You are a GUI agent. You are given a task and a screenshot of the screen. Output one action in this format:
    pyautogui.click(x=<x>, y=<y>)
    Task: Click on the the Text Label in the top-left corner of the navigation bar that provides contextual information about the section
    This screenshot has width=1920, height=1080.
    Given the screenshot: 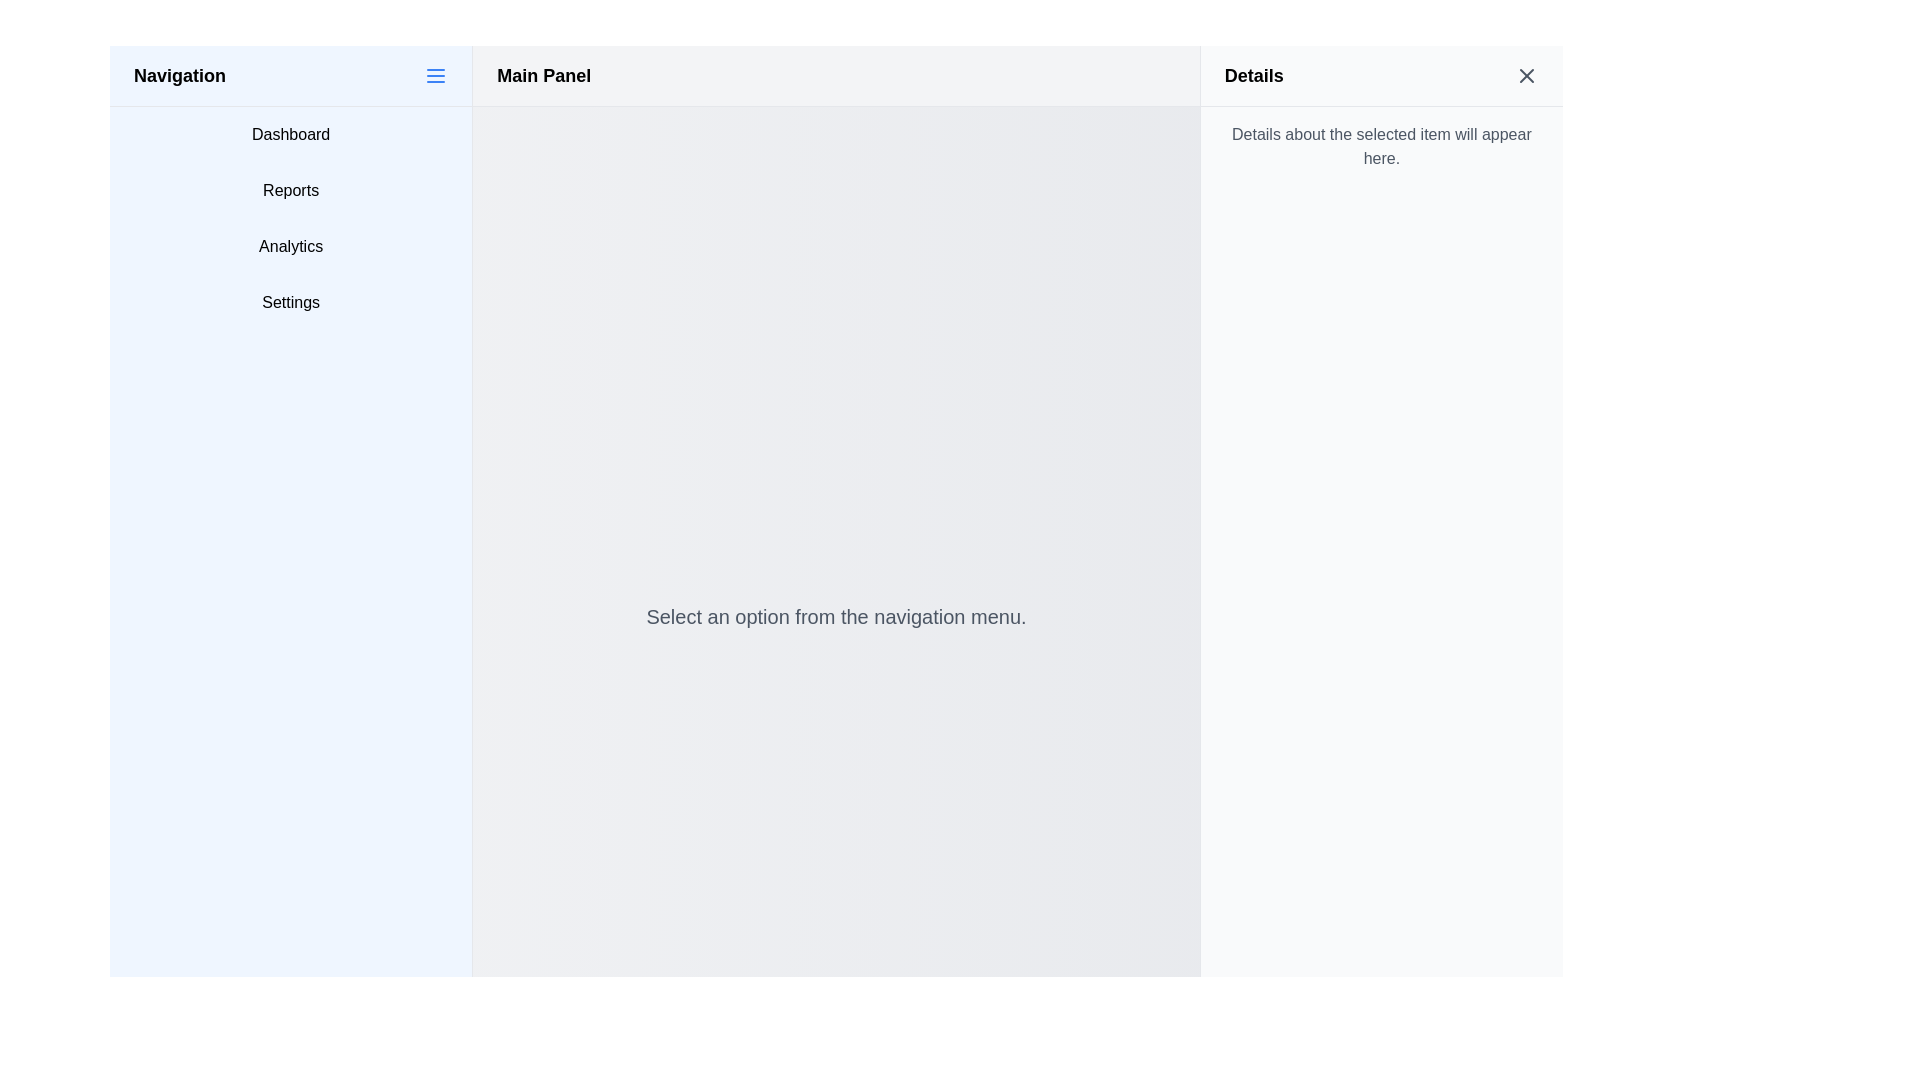 What is the action you would take?
    pyautogui.click(x=180, y=75)
    